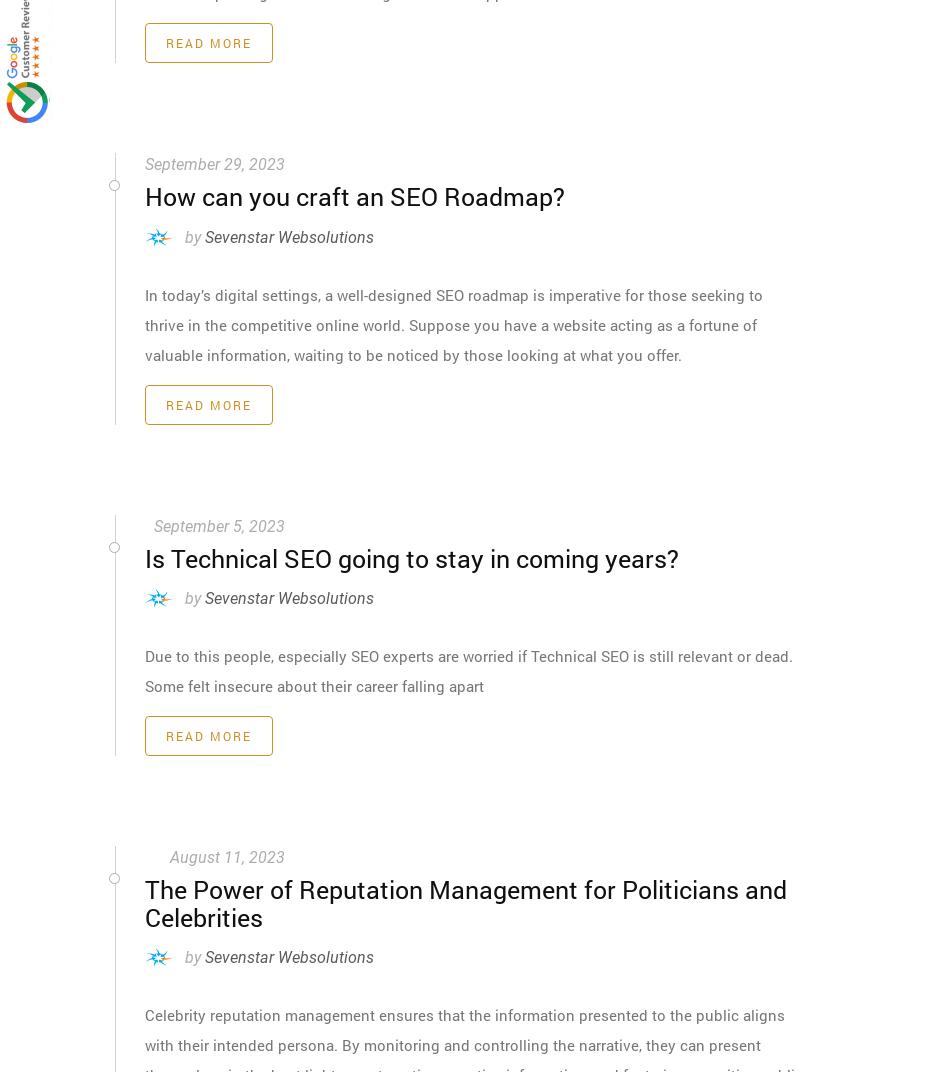  I want to click on 'Is Technical SEO going to stay in coming years?', so click(144, 556).